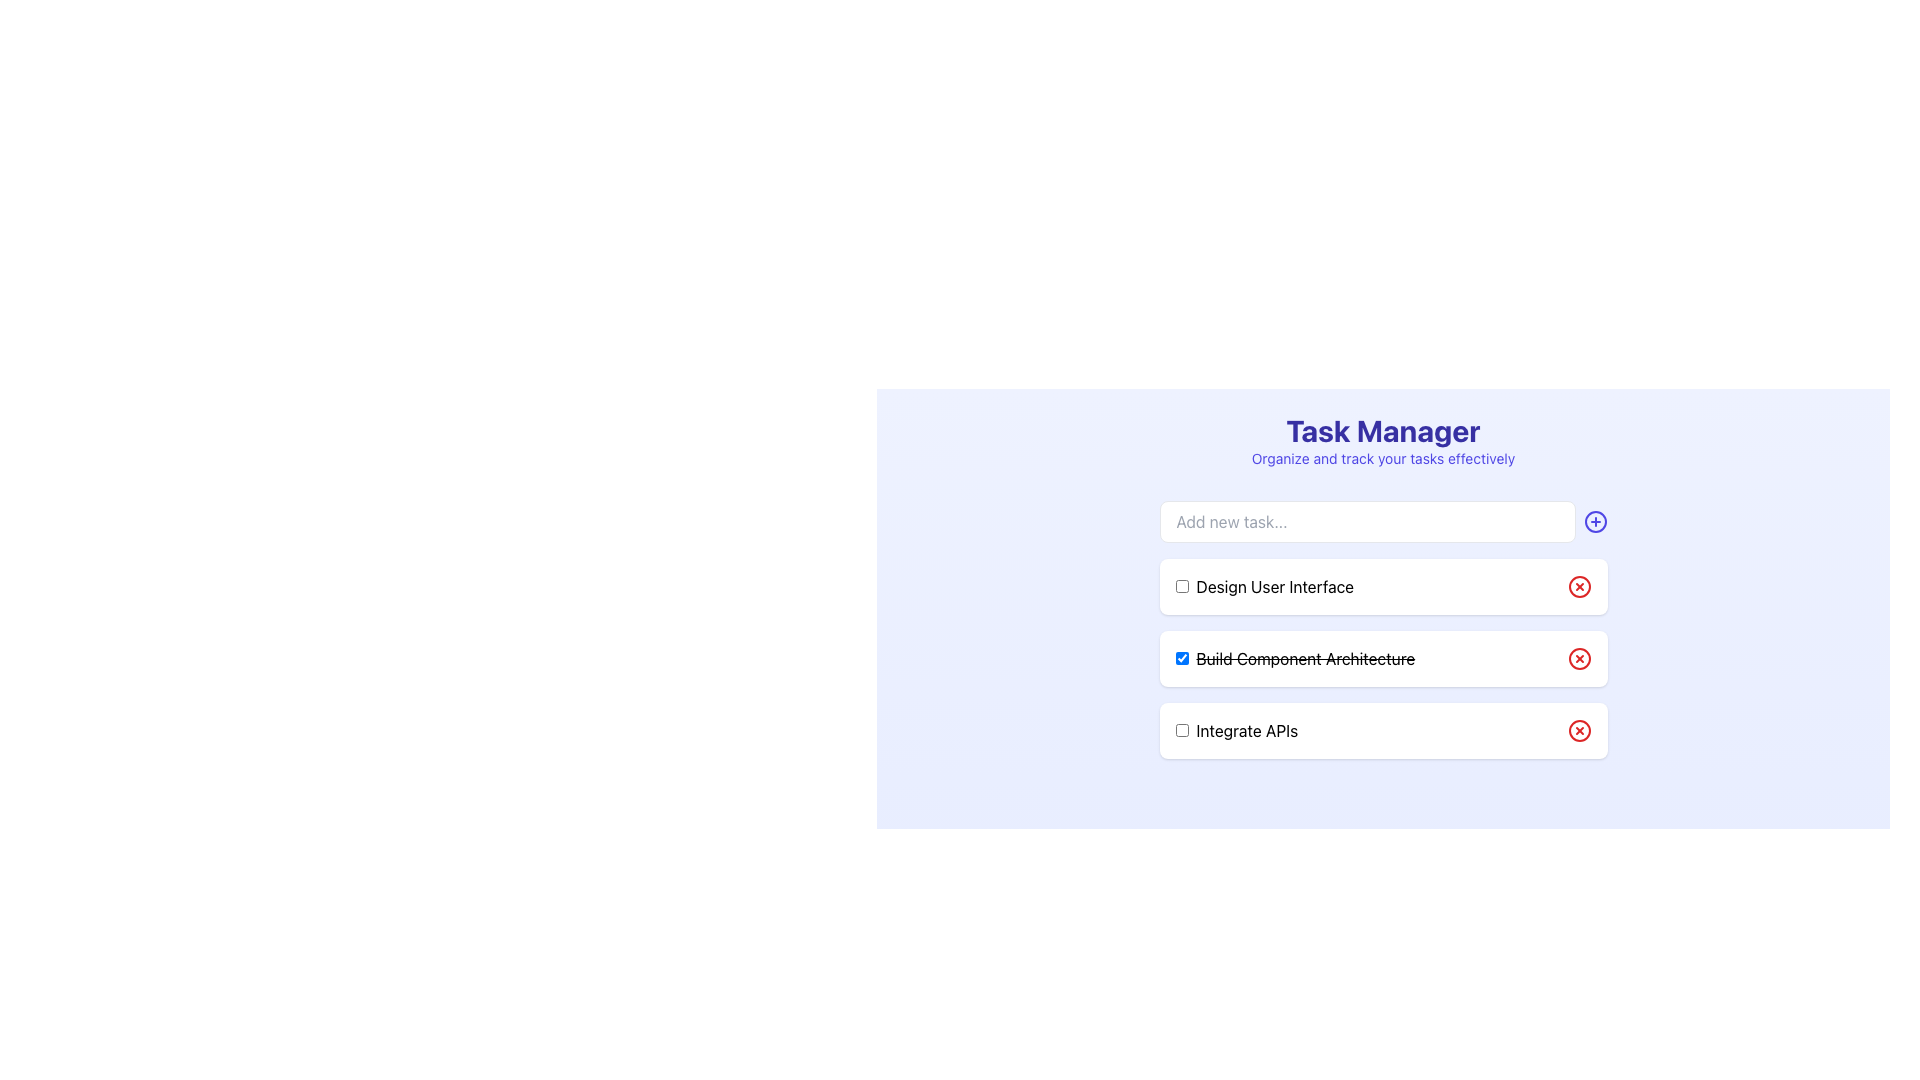 Image resolution: width=1920 pixels, height=1080 pixels. Describe the element at coordinates (1382, 430) in the screenshot. I see `text of the heading element that serves as the main title for the page, positioned above the subtitle 'Organize and track your tasks effectively'` at that location.